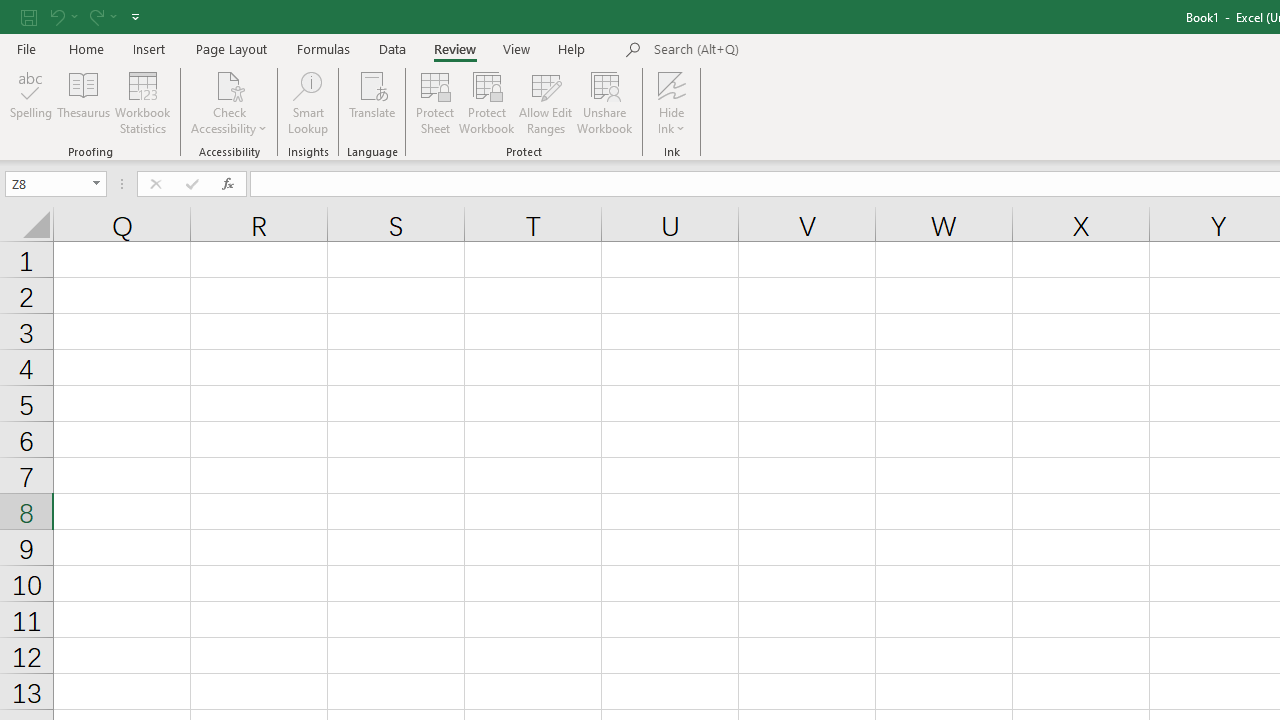 The height and width of the screenshot is (720, 1280). What do you see at coordinates (56, 16) in the screenshot?
I see `'Undo'` at bounding box center [56, 16].